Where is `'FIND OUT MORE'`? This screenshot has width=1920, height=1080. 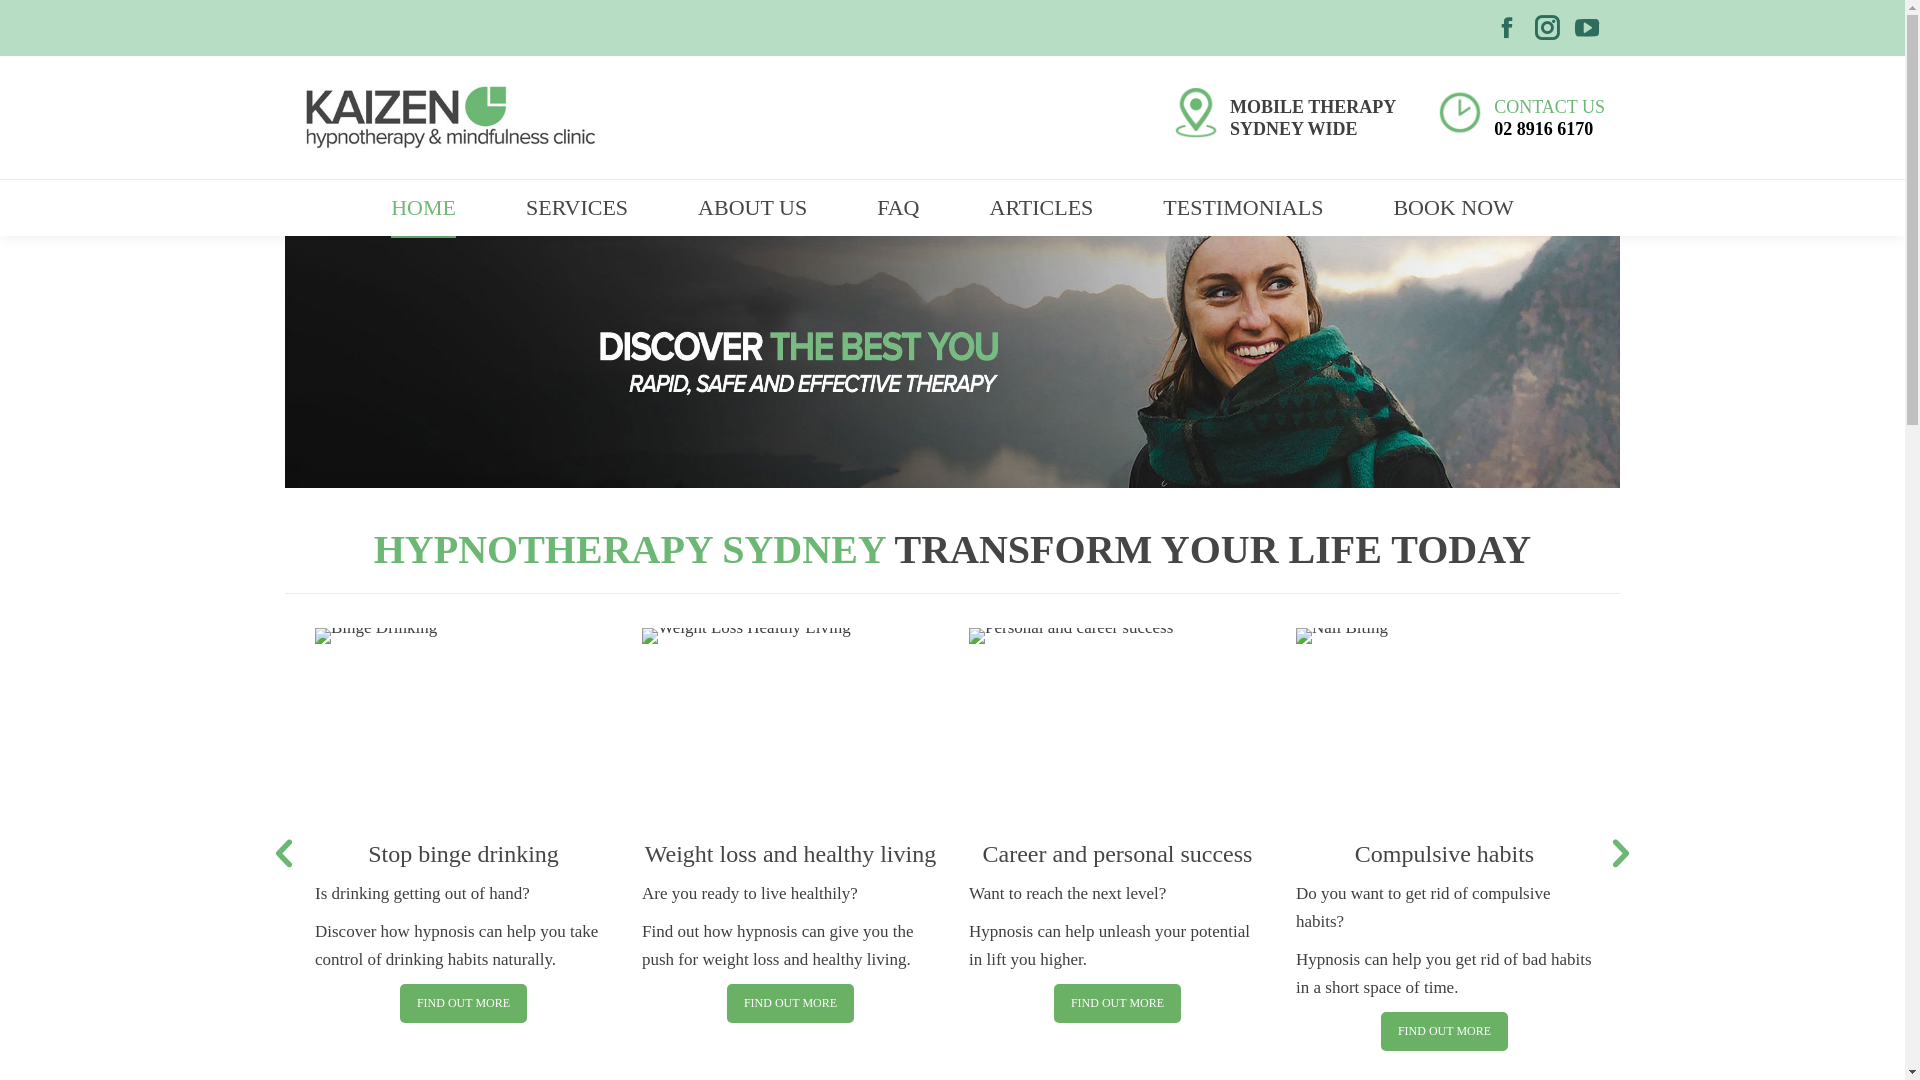 'FIND OUT MORE' is located at coordinates (1444, 1031).